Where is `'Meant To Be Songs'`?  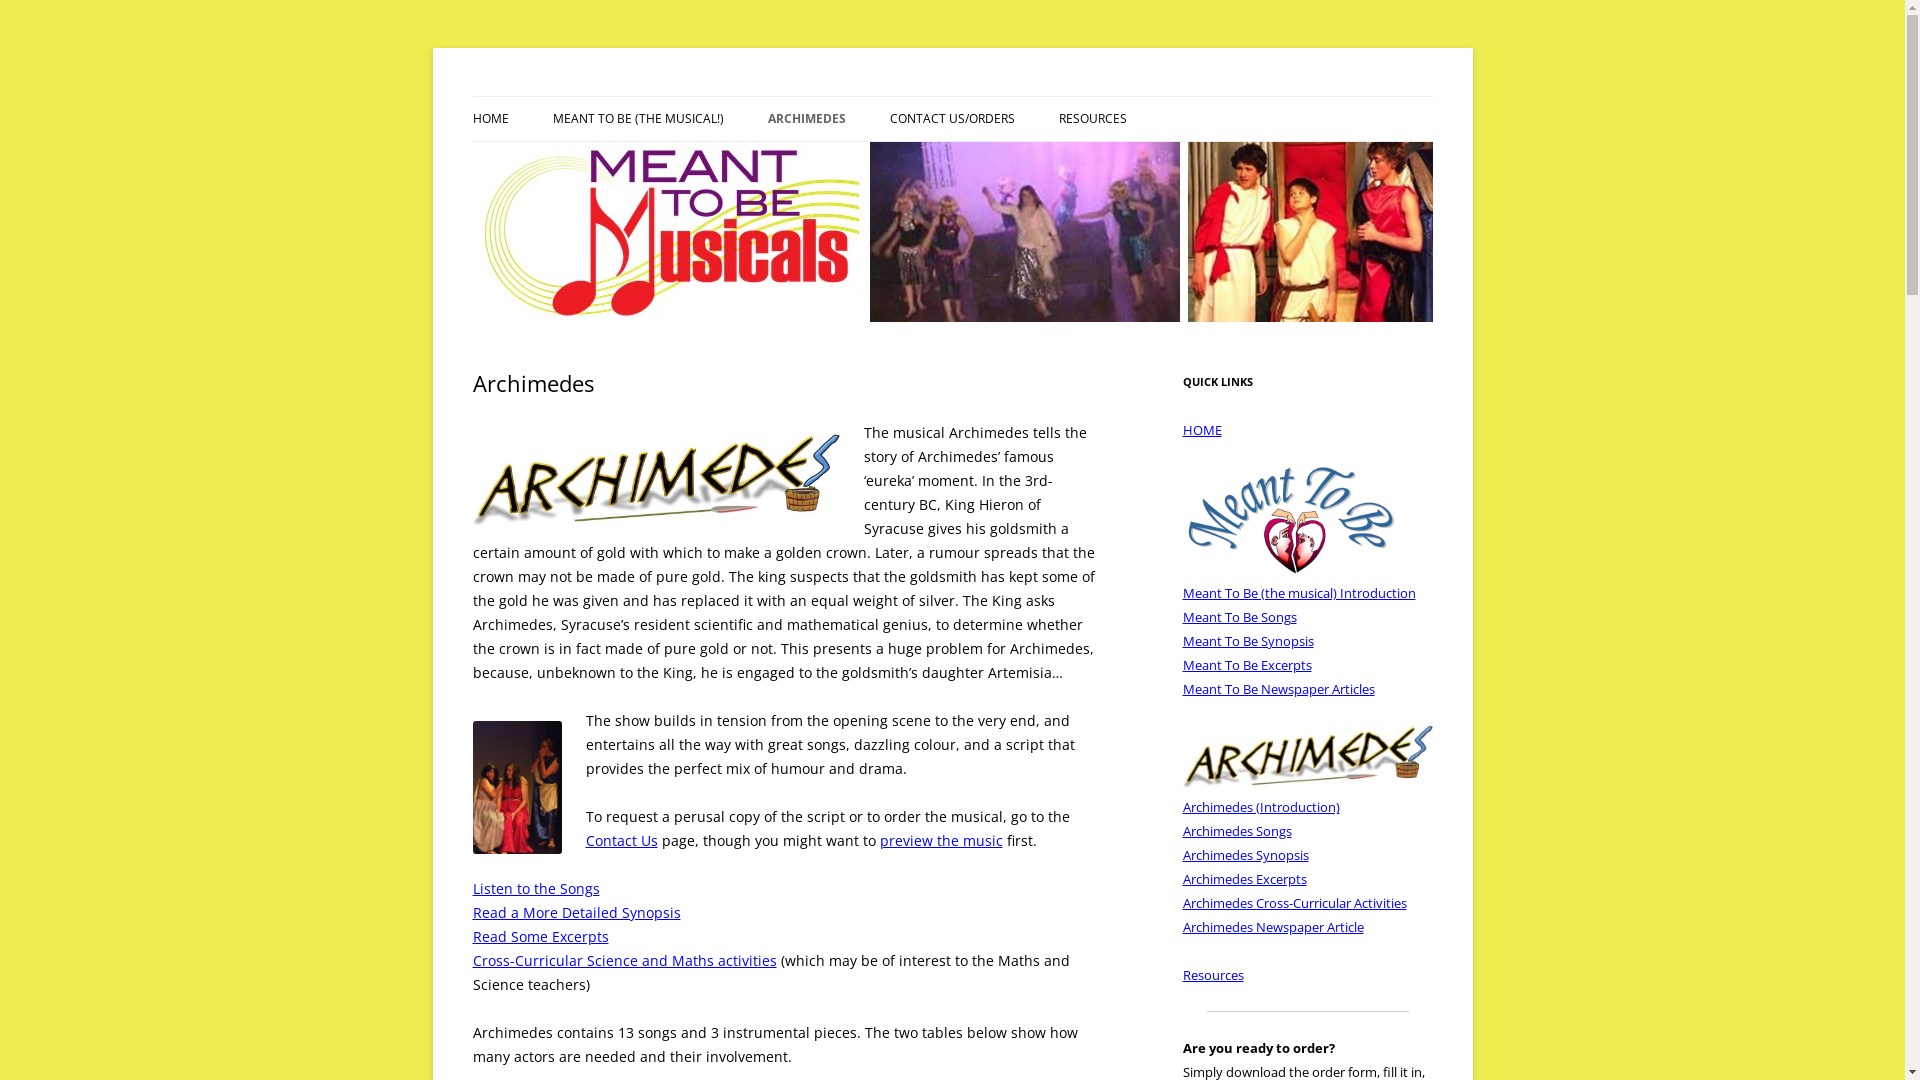 'Meant To Be Songs' is located at coordinates (1237, 616).